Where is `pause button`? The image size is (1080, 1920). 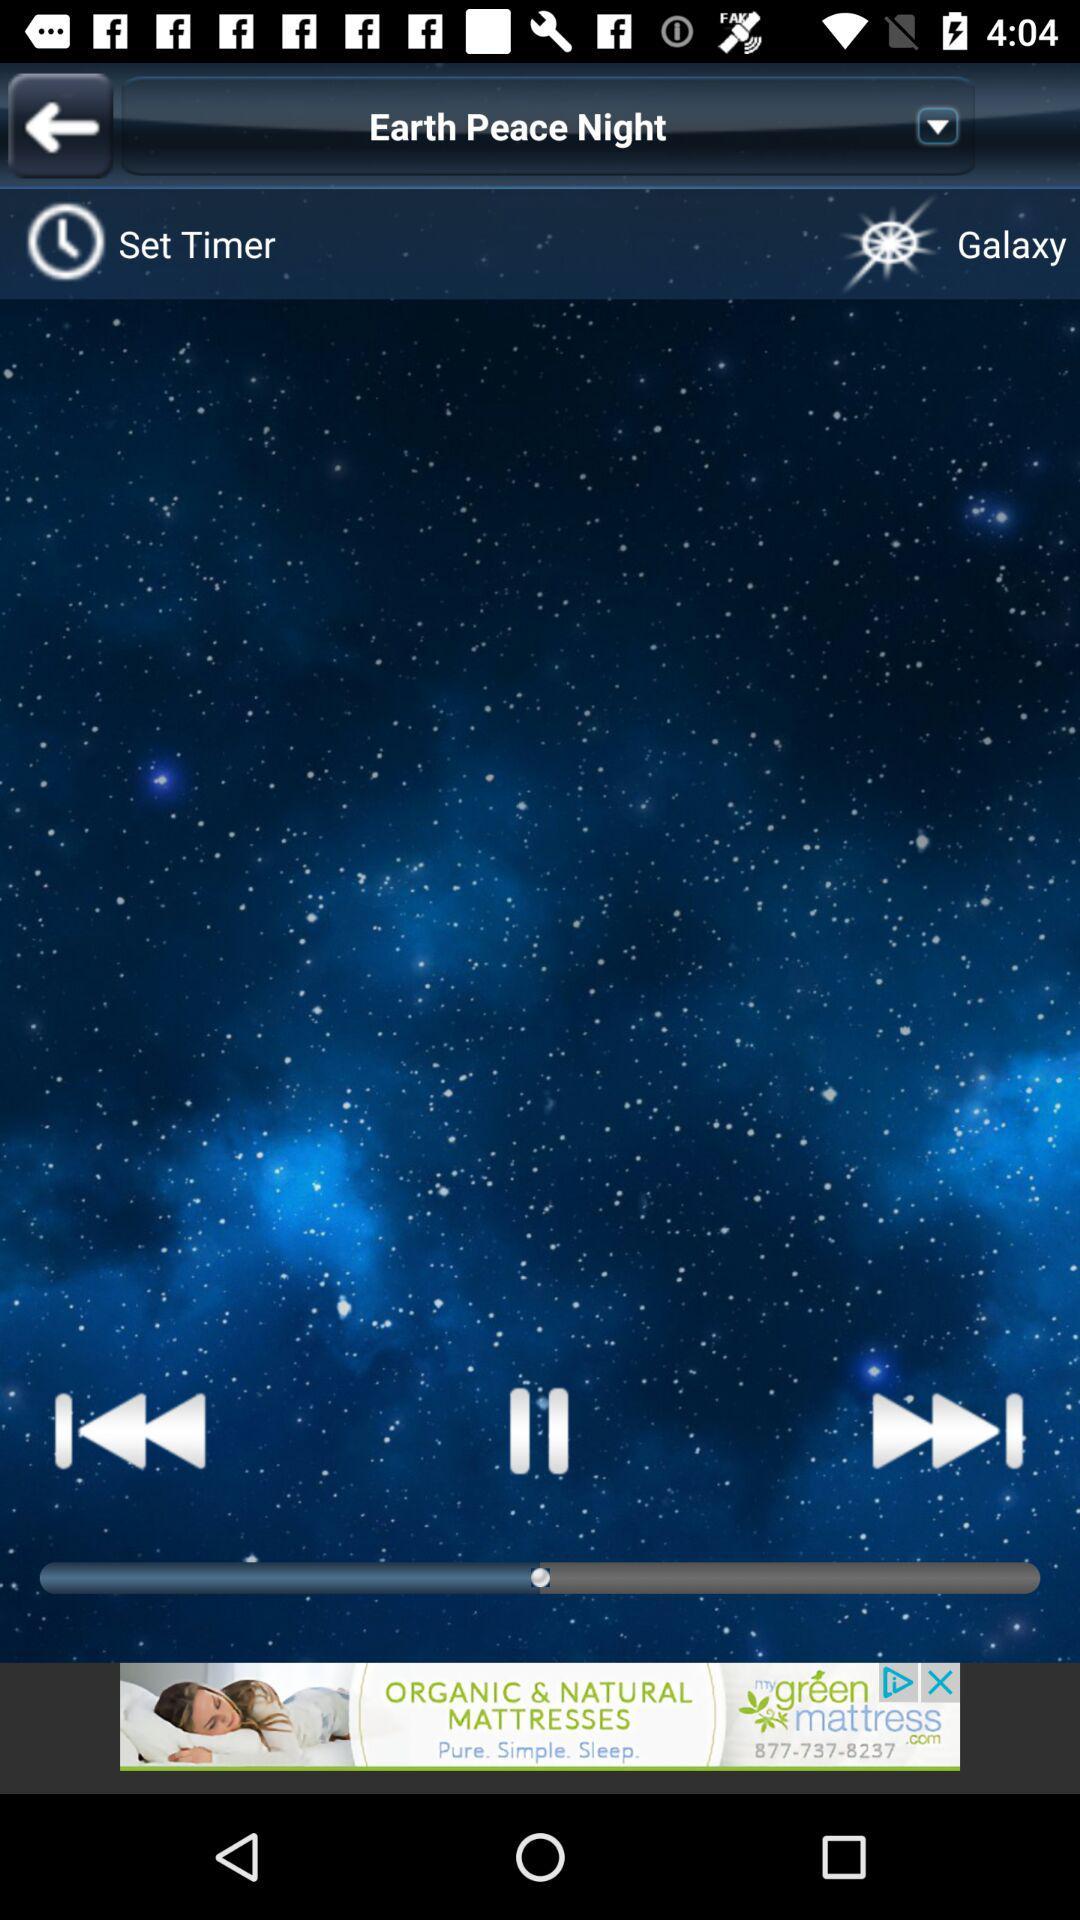
pause button is located at coordinates (540, 1429).